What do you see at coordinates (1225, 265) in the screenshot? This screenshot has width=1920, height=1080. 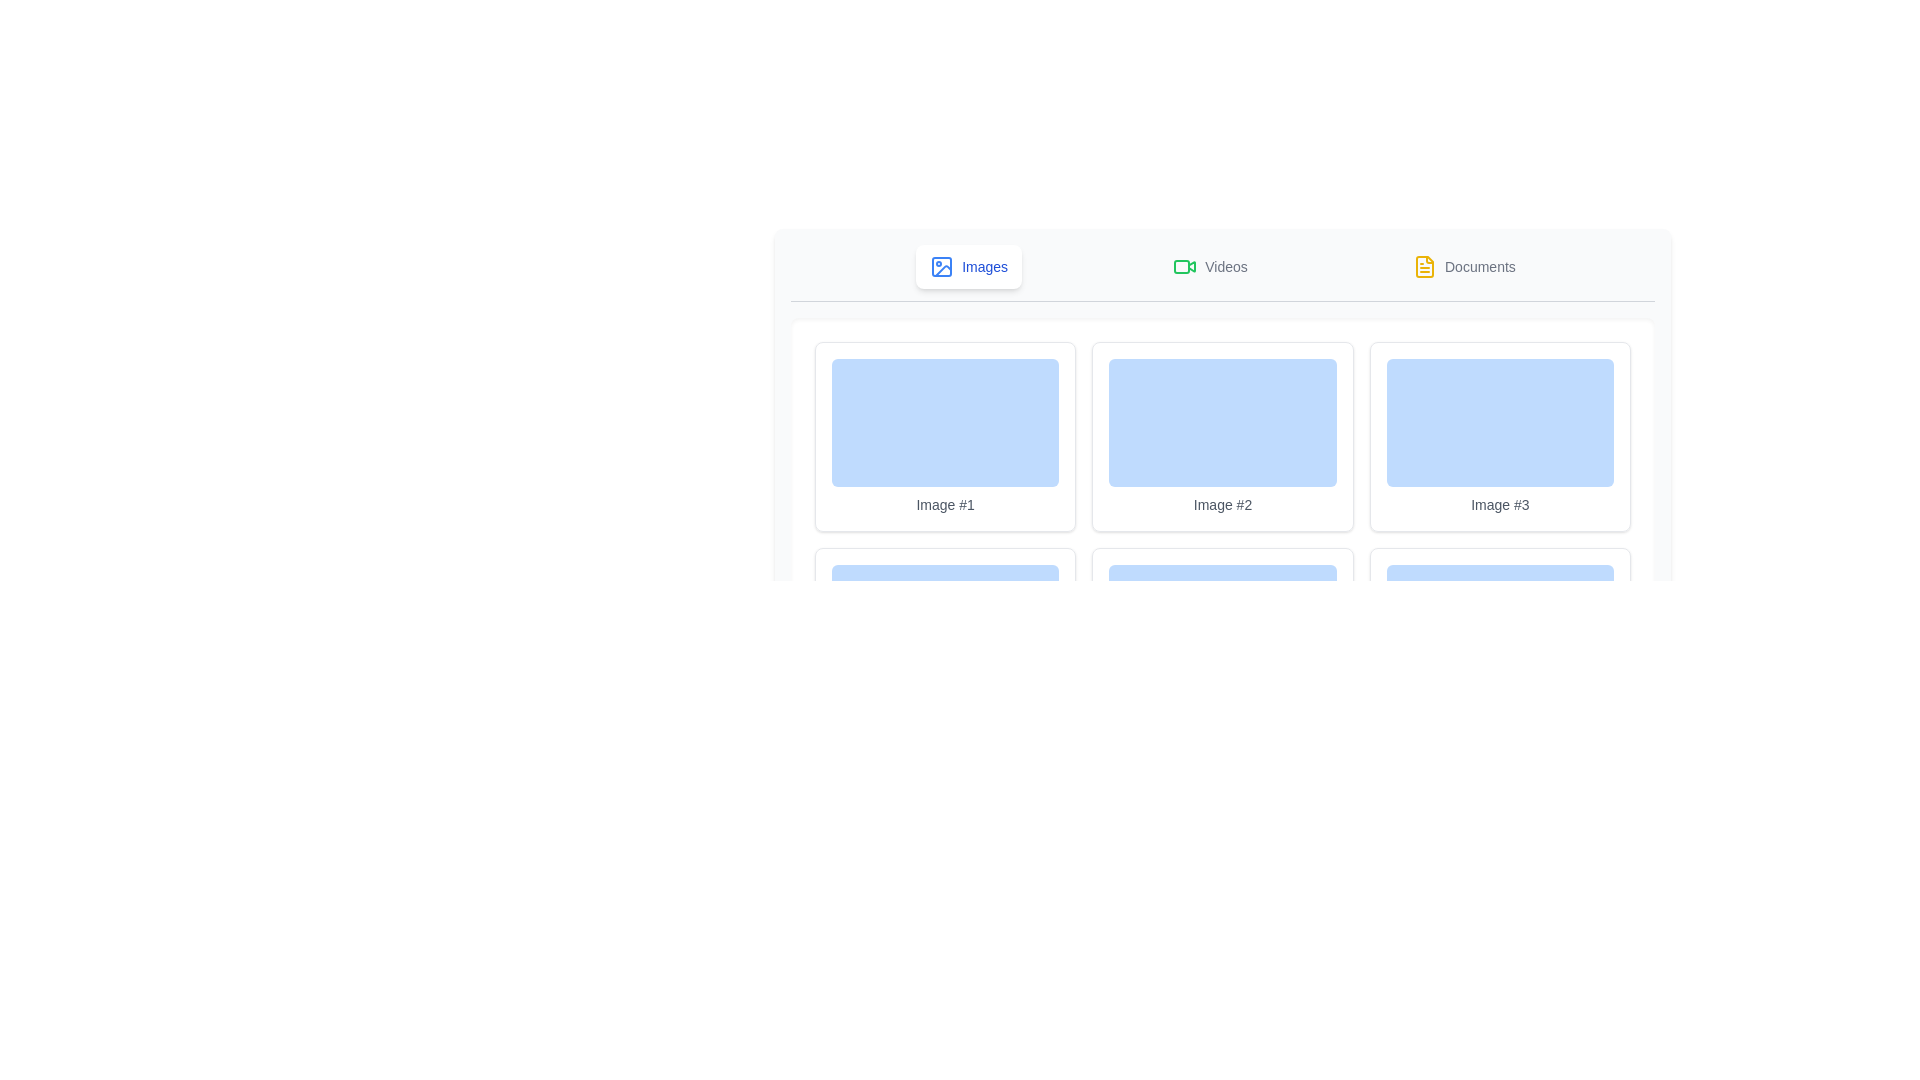 I see `text label that displays the word 'Videos', which is part of a toolbar near the top-center section of the interface and follows an icon of a video camera` at bounding box center [1225, 265].